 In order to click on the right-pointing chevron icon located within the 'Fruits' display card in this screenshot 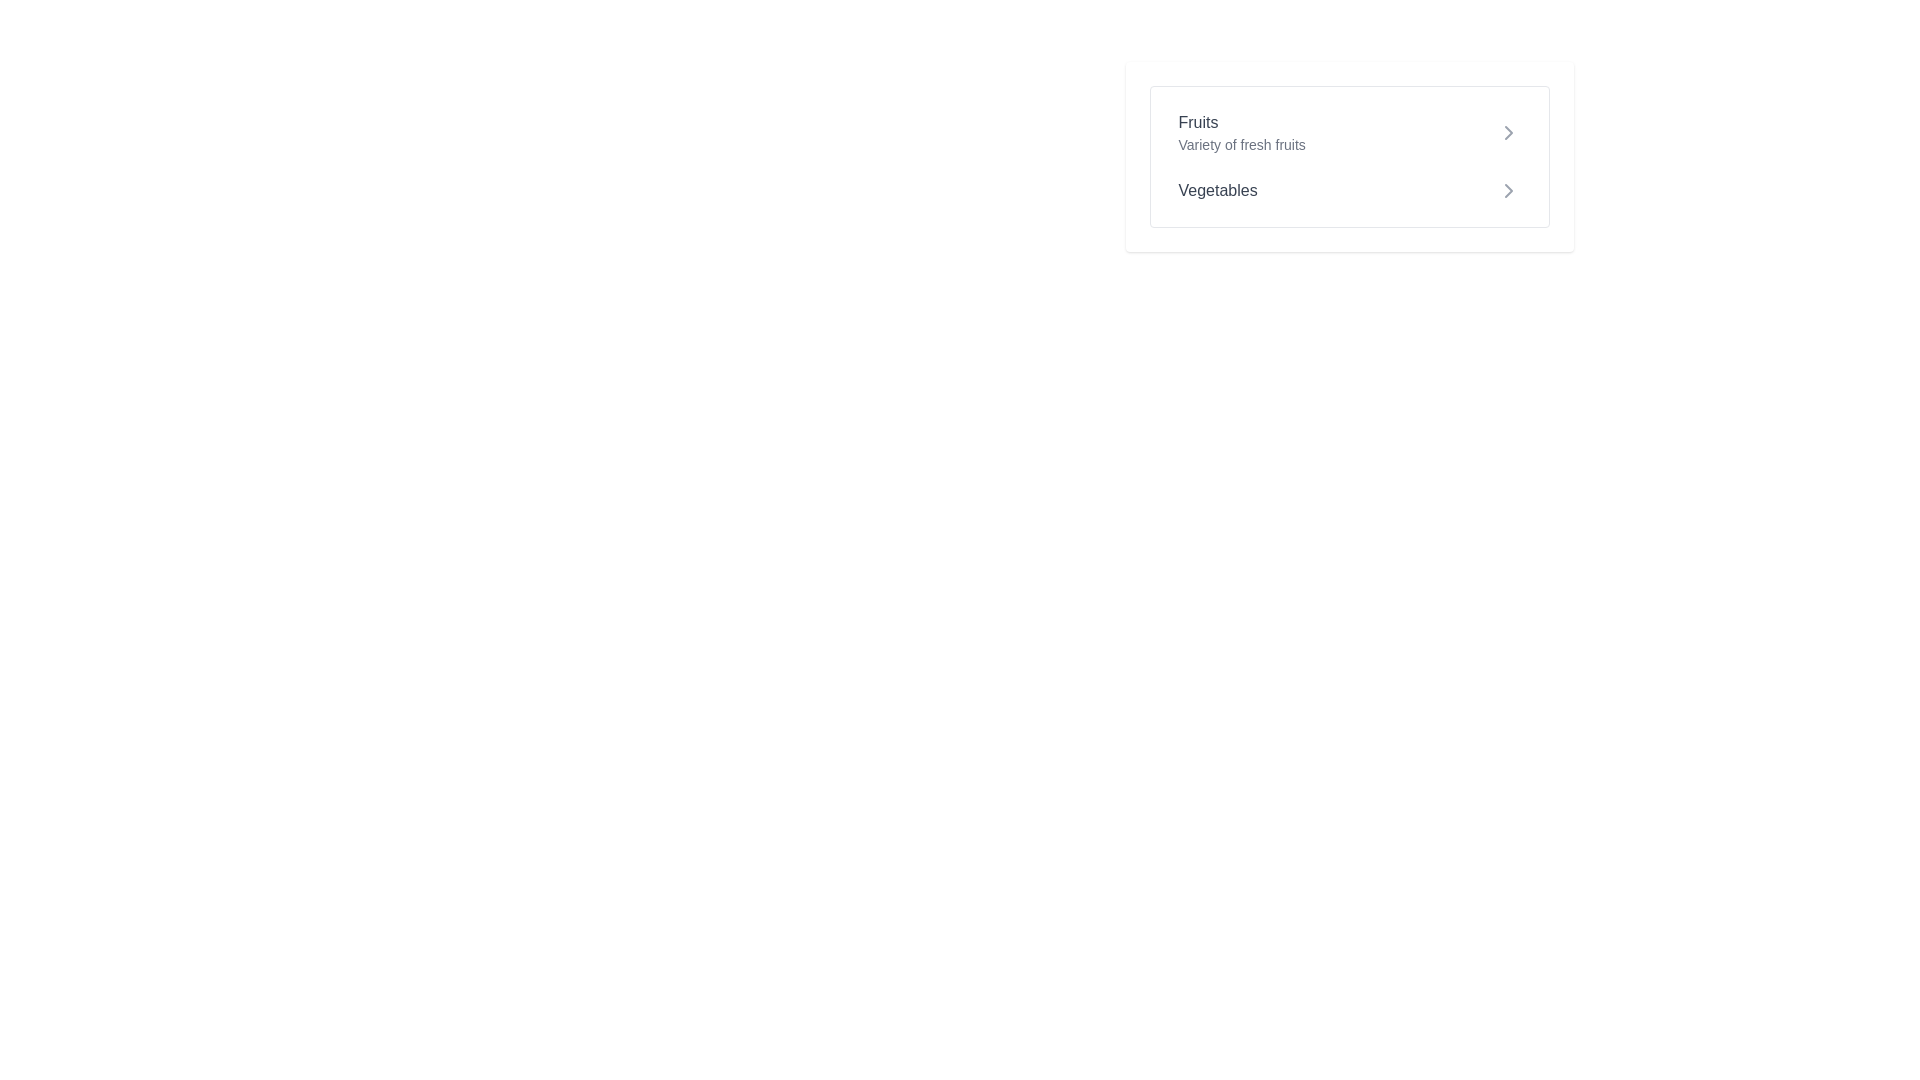, I will do `click(1508, 132)`.